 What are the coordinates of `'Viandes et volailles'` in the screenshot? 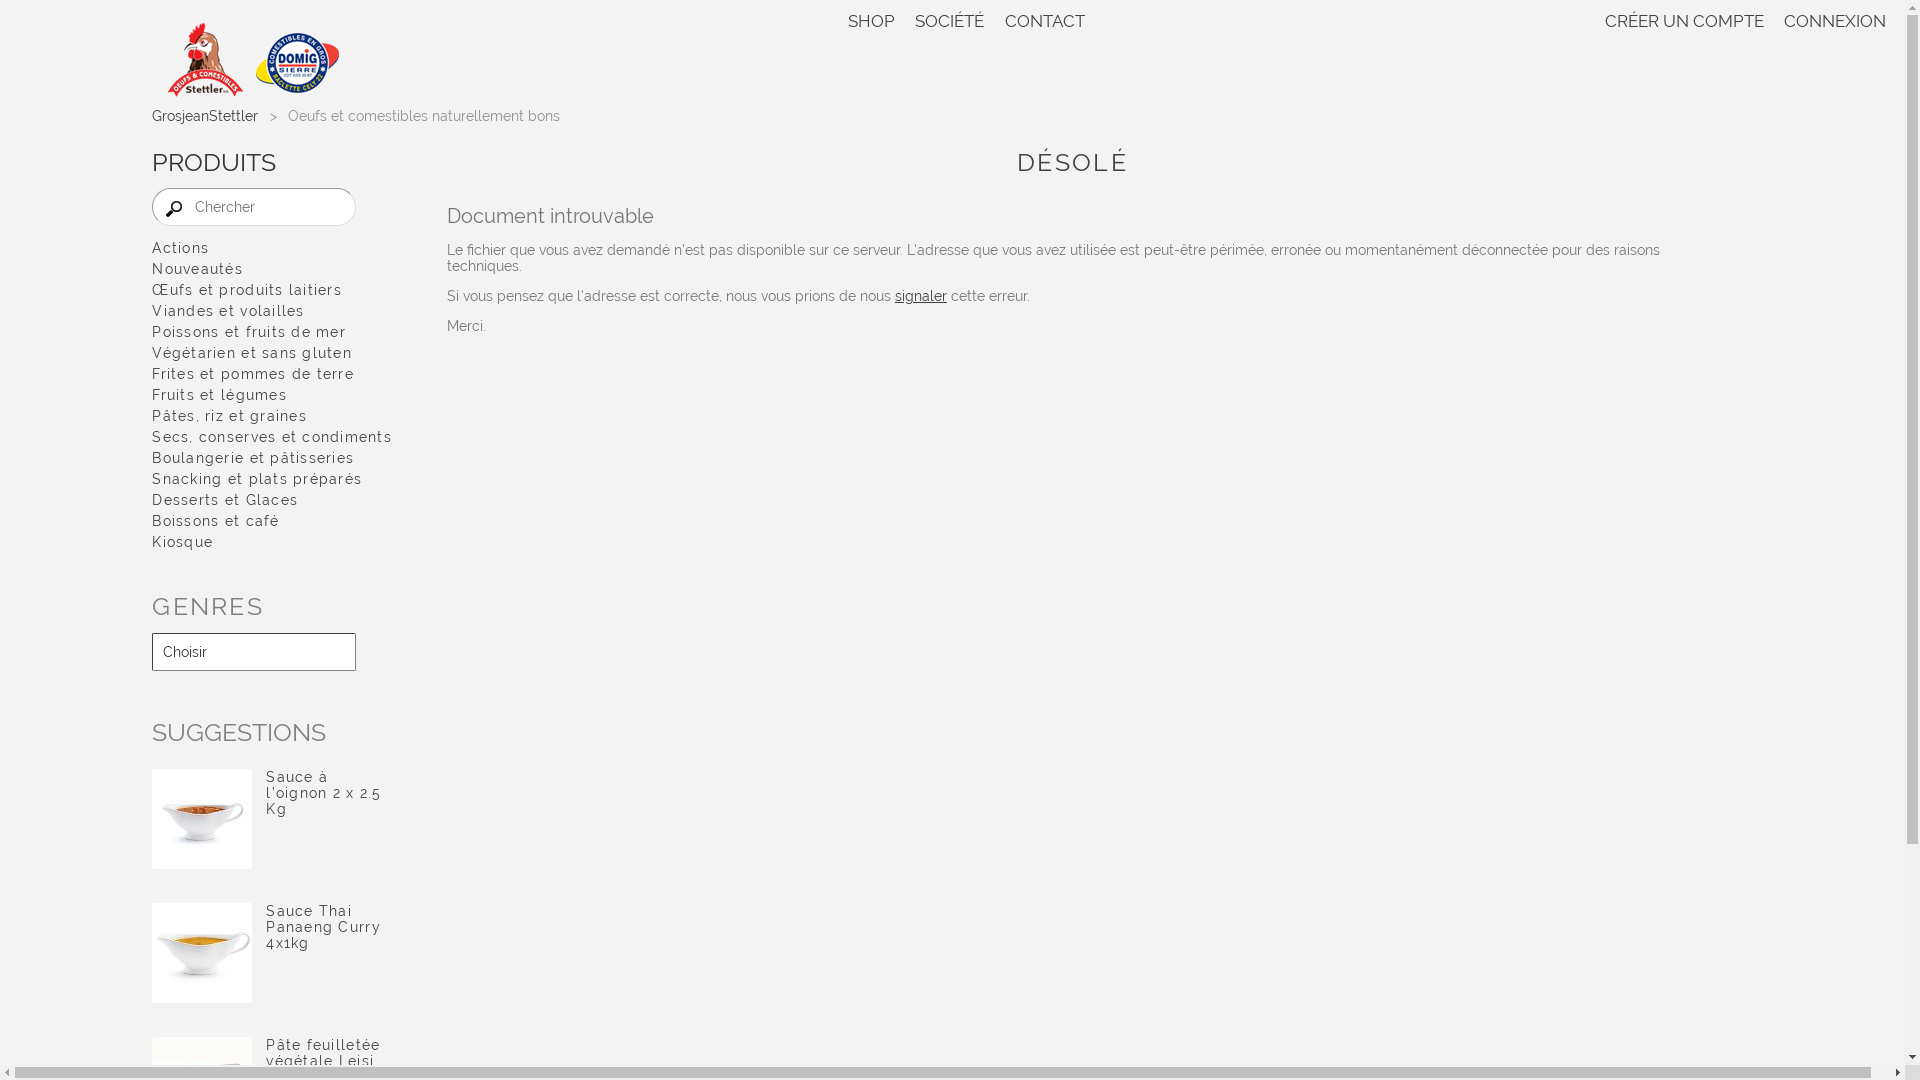 It's located at (271, 311).